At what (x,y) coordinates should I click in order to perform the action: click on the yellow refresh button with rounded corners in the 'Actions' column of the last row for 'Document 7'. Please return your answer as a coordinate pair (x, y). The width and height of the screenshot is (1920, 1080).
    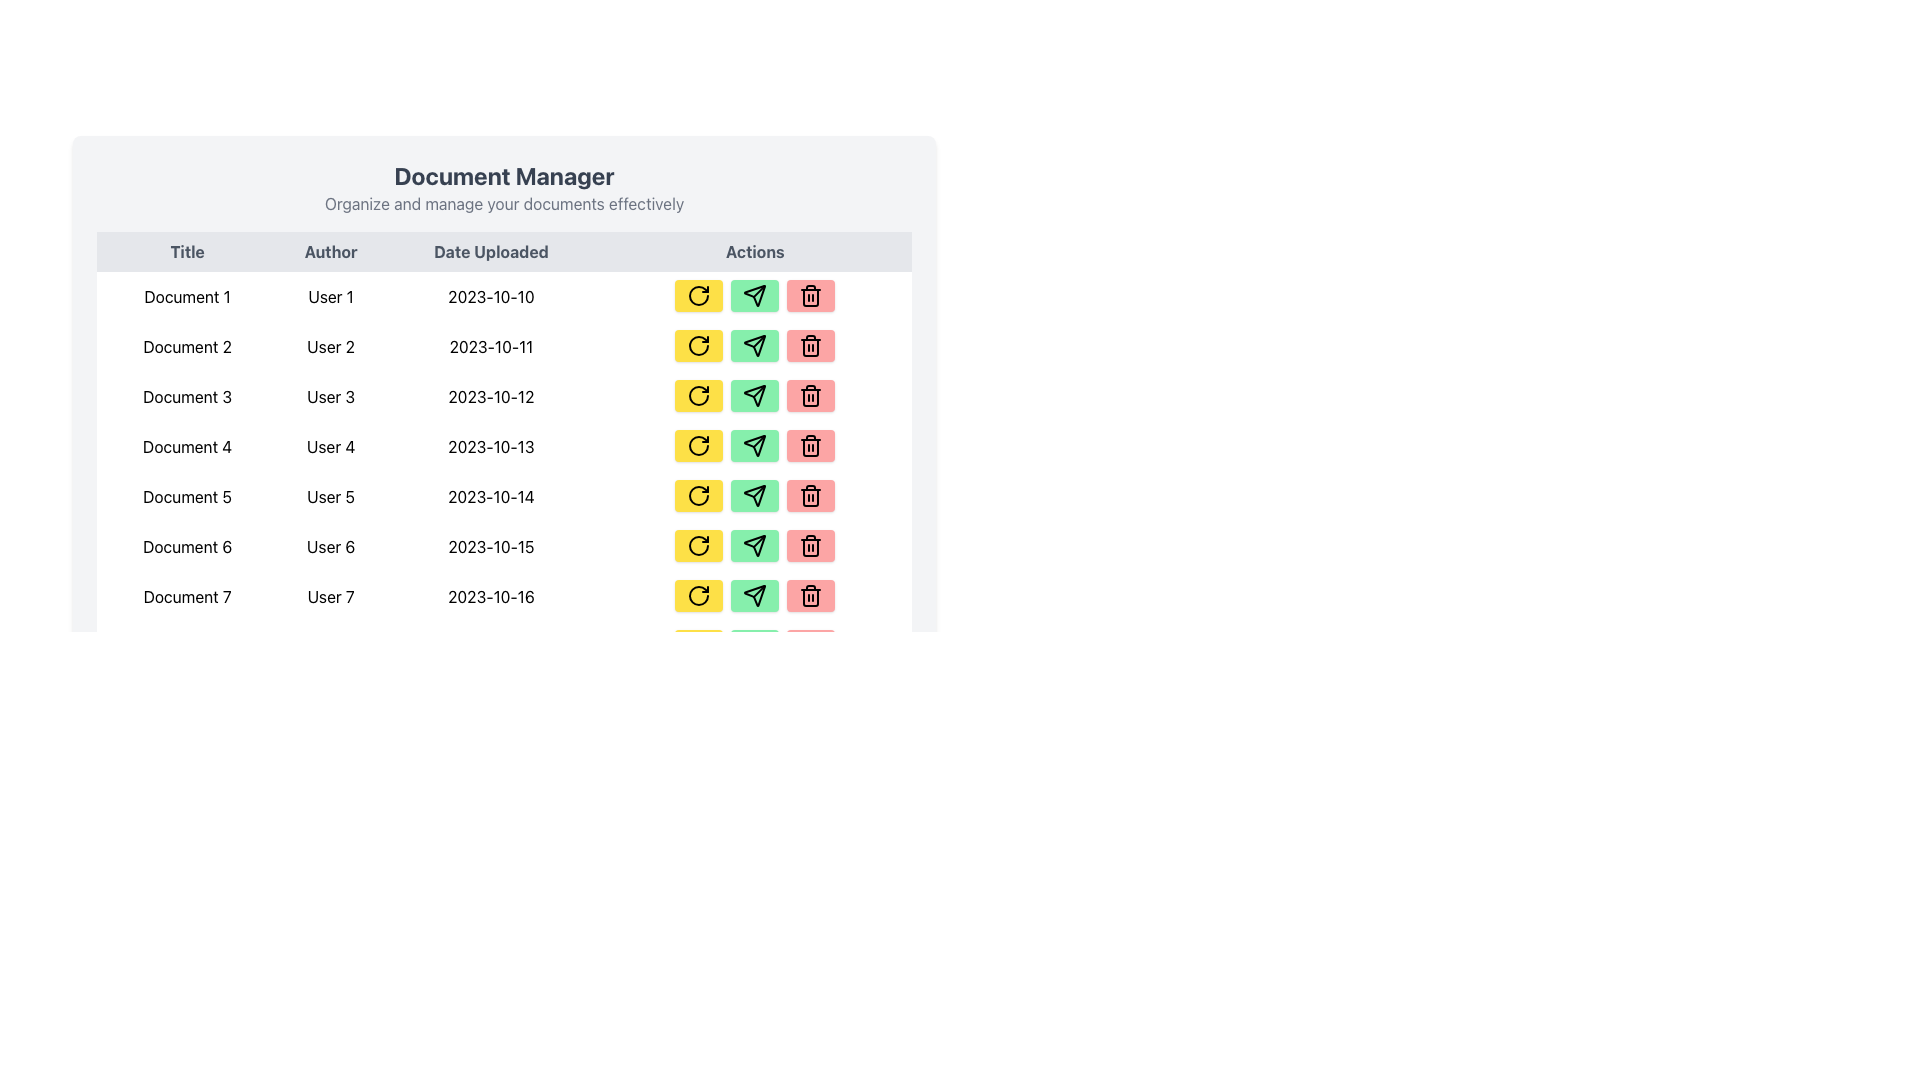
    Looking at the image, I should click on (699, 595).